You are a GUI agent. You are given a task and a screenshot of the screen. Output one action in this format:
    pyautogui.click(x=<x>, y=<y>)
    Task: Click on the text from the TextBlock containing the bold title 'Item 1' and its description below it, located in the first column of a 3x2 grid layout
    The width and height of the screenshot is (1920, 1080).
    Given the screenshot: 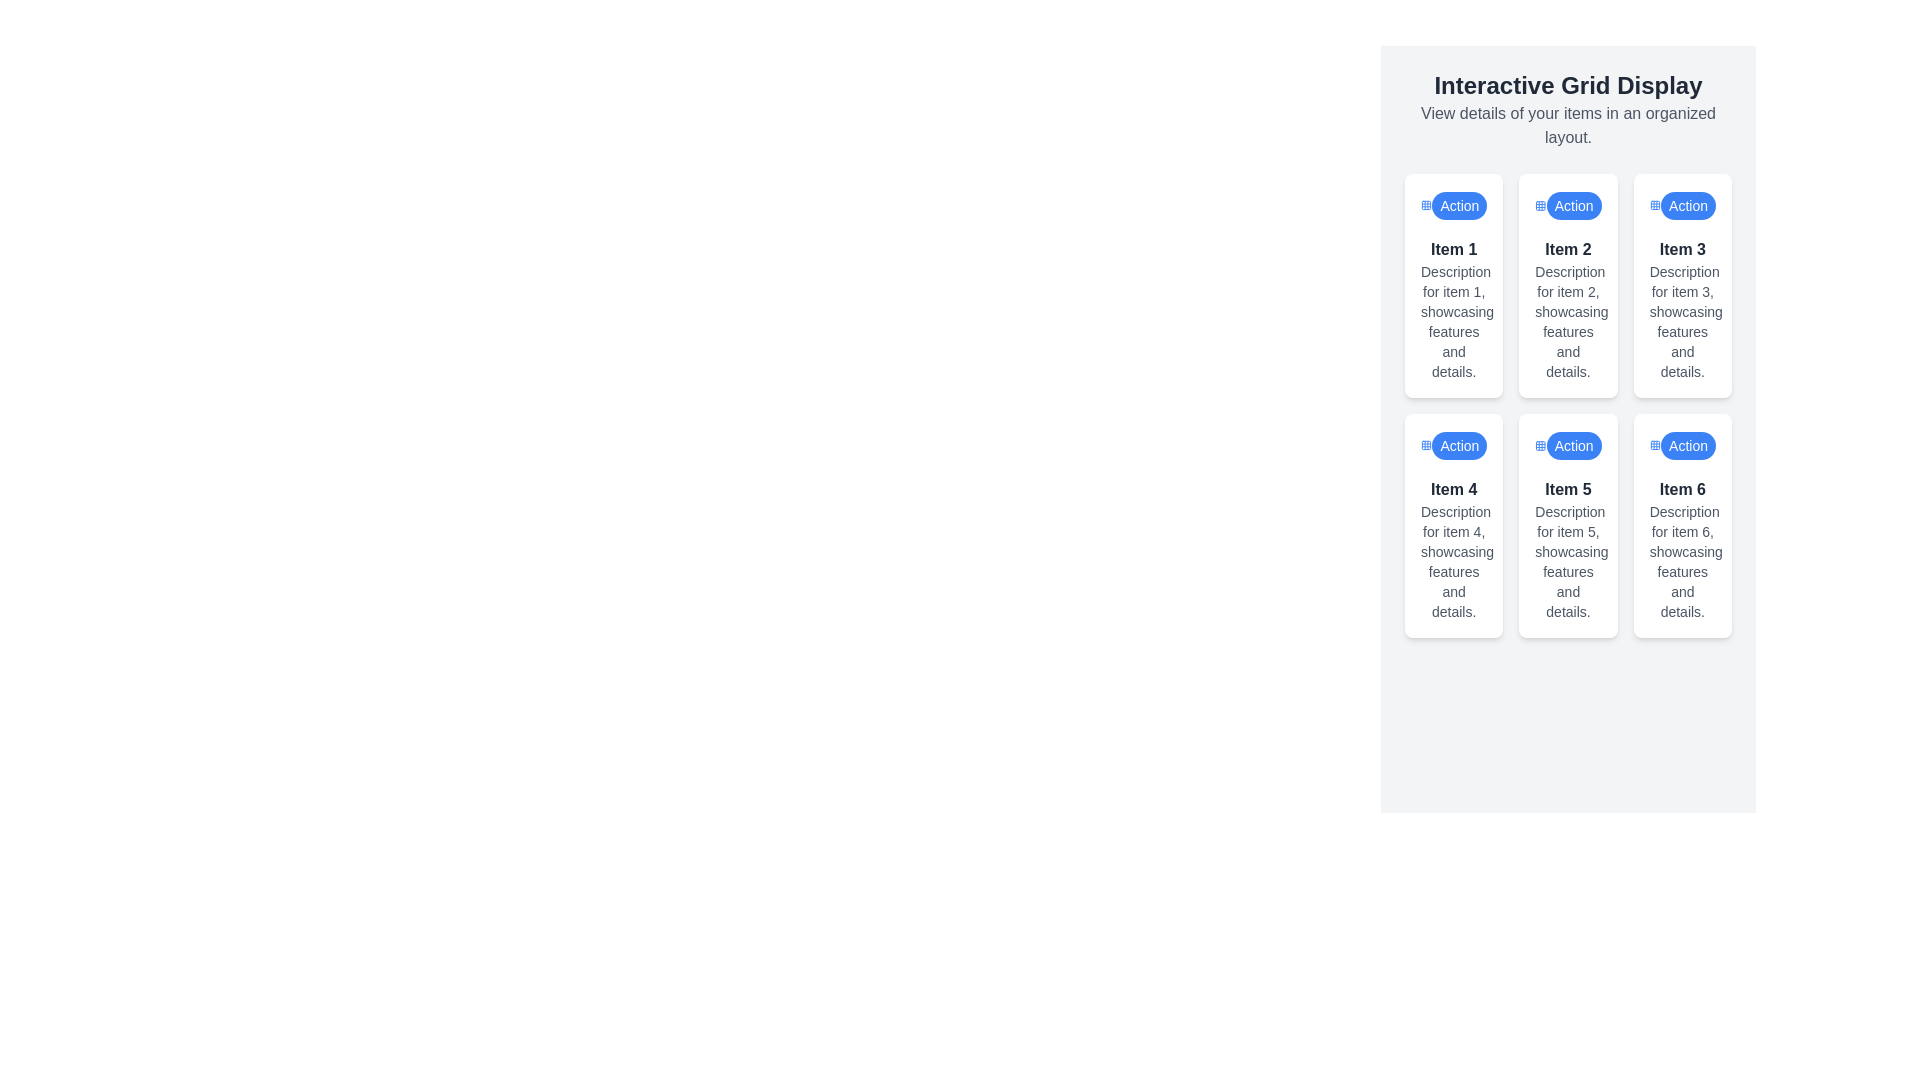 What is the action you would take?
    pyautogui.click(x=1454, y=309)
    